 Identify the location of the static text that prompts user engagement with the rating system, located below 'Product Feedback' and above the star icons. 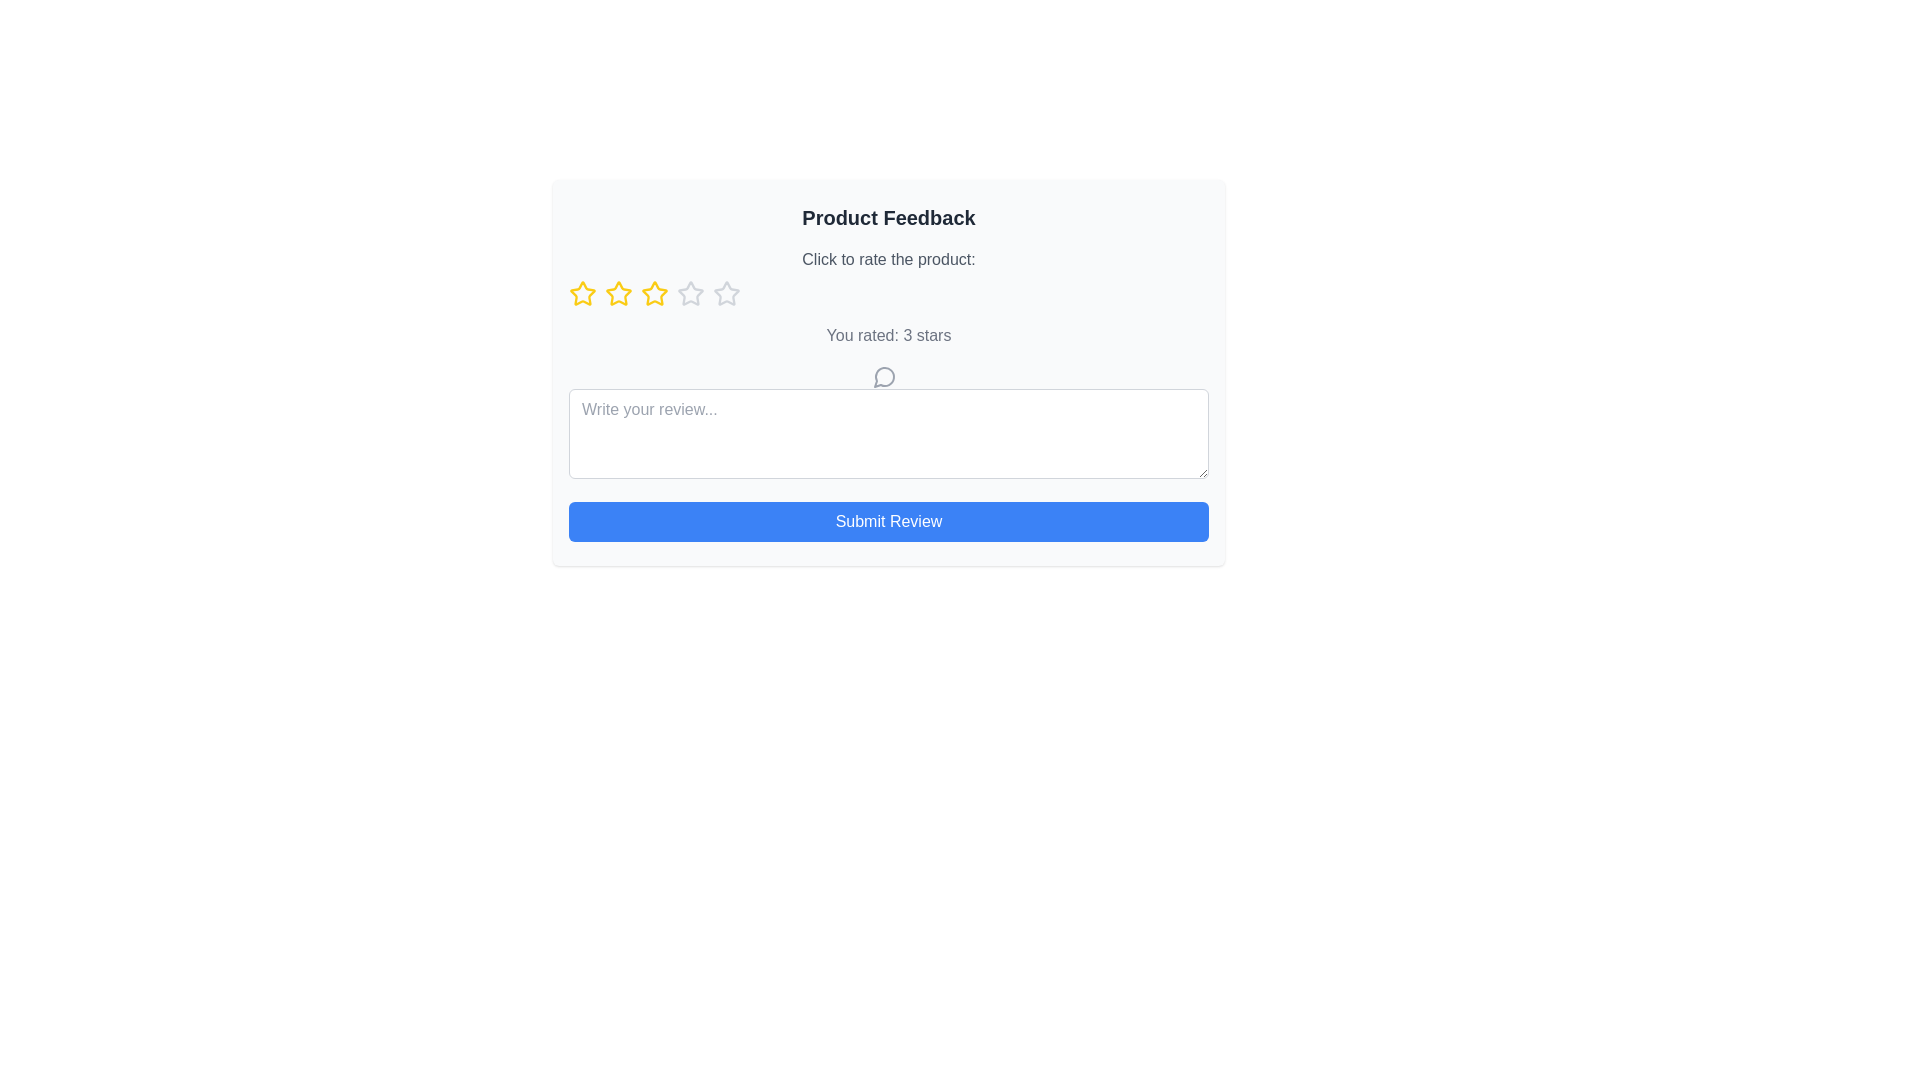
(887, 258).